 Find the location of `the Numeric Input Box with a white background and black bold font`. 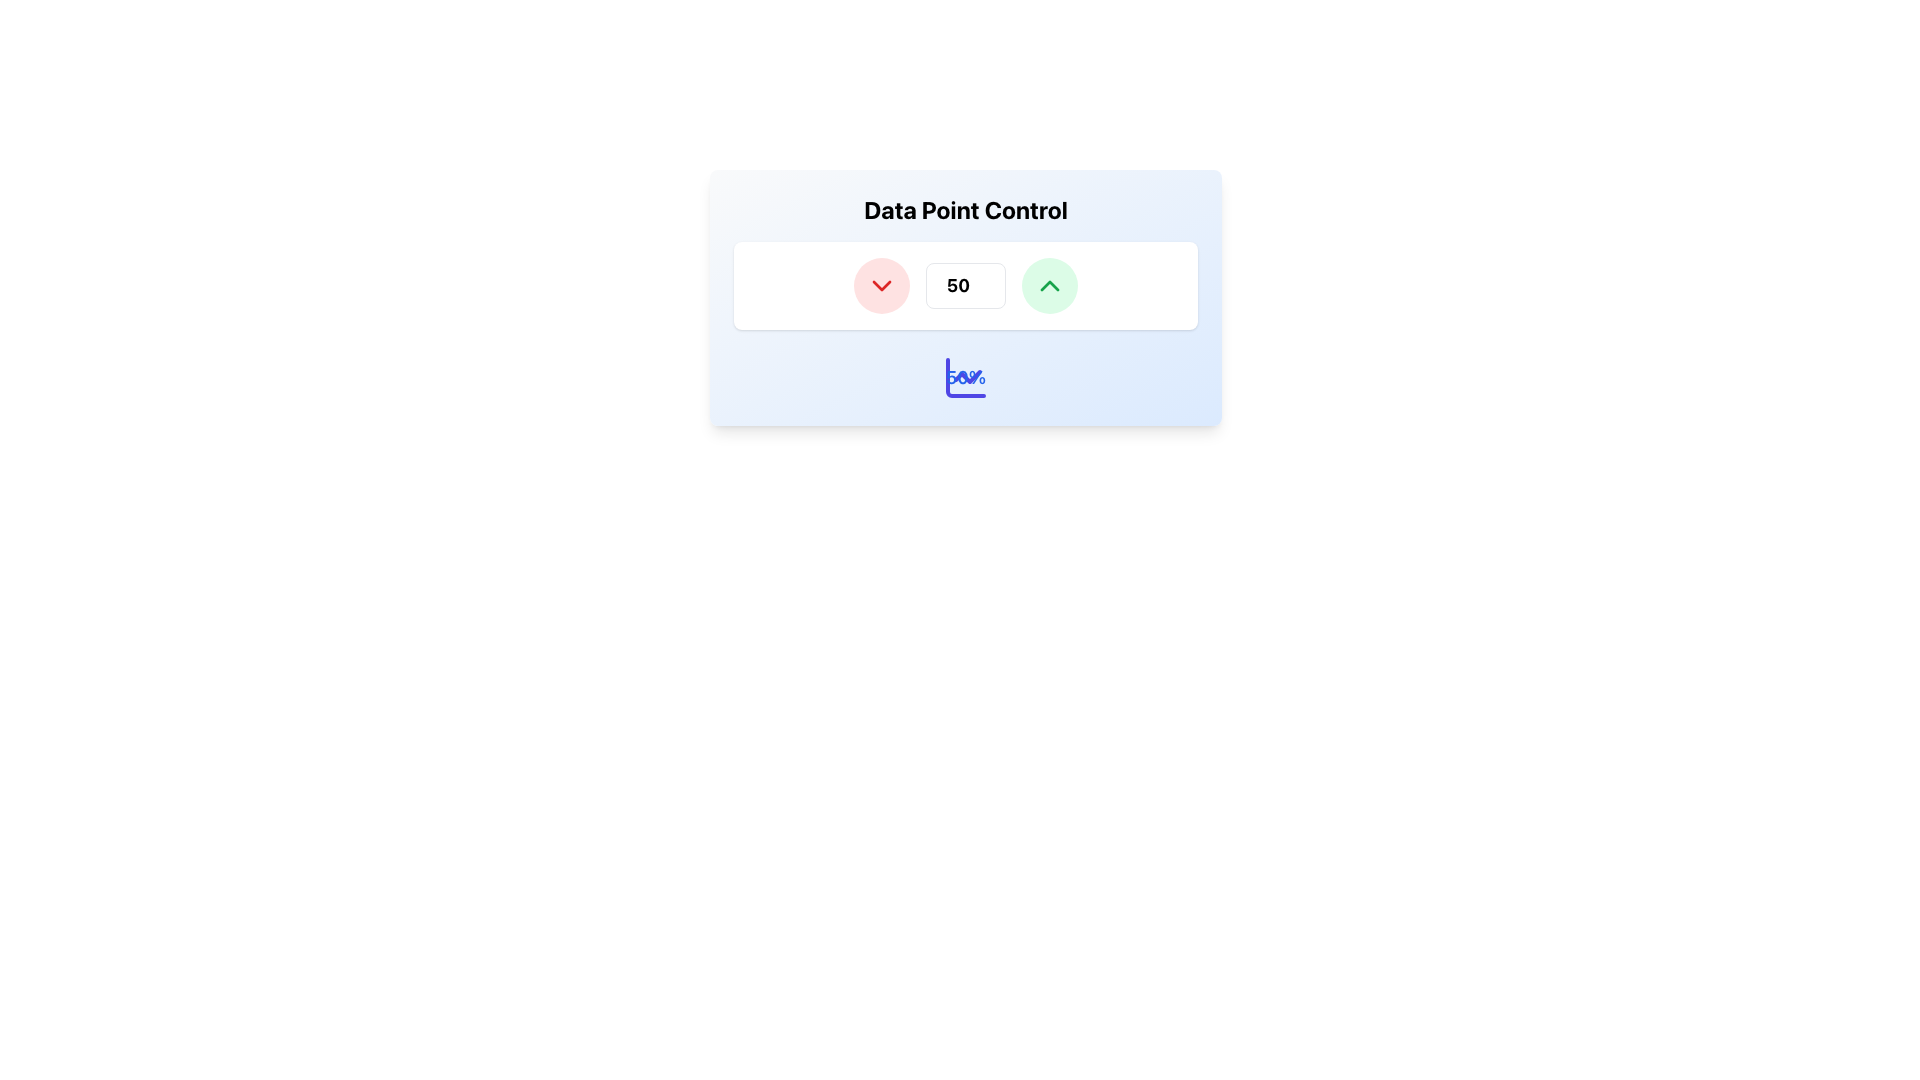

the Numeric Input Box with a white background and black bold font is located at coordinates (965, 285).